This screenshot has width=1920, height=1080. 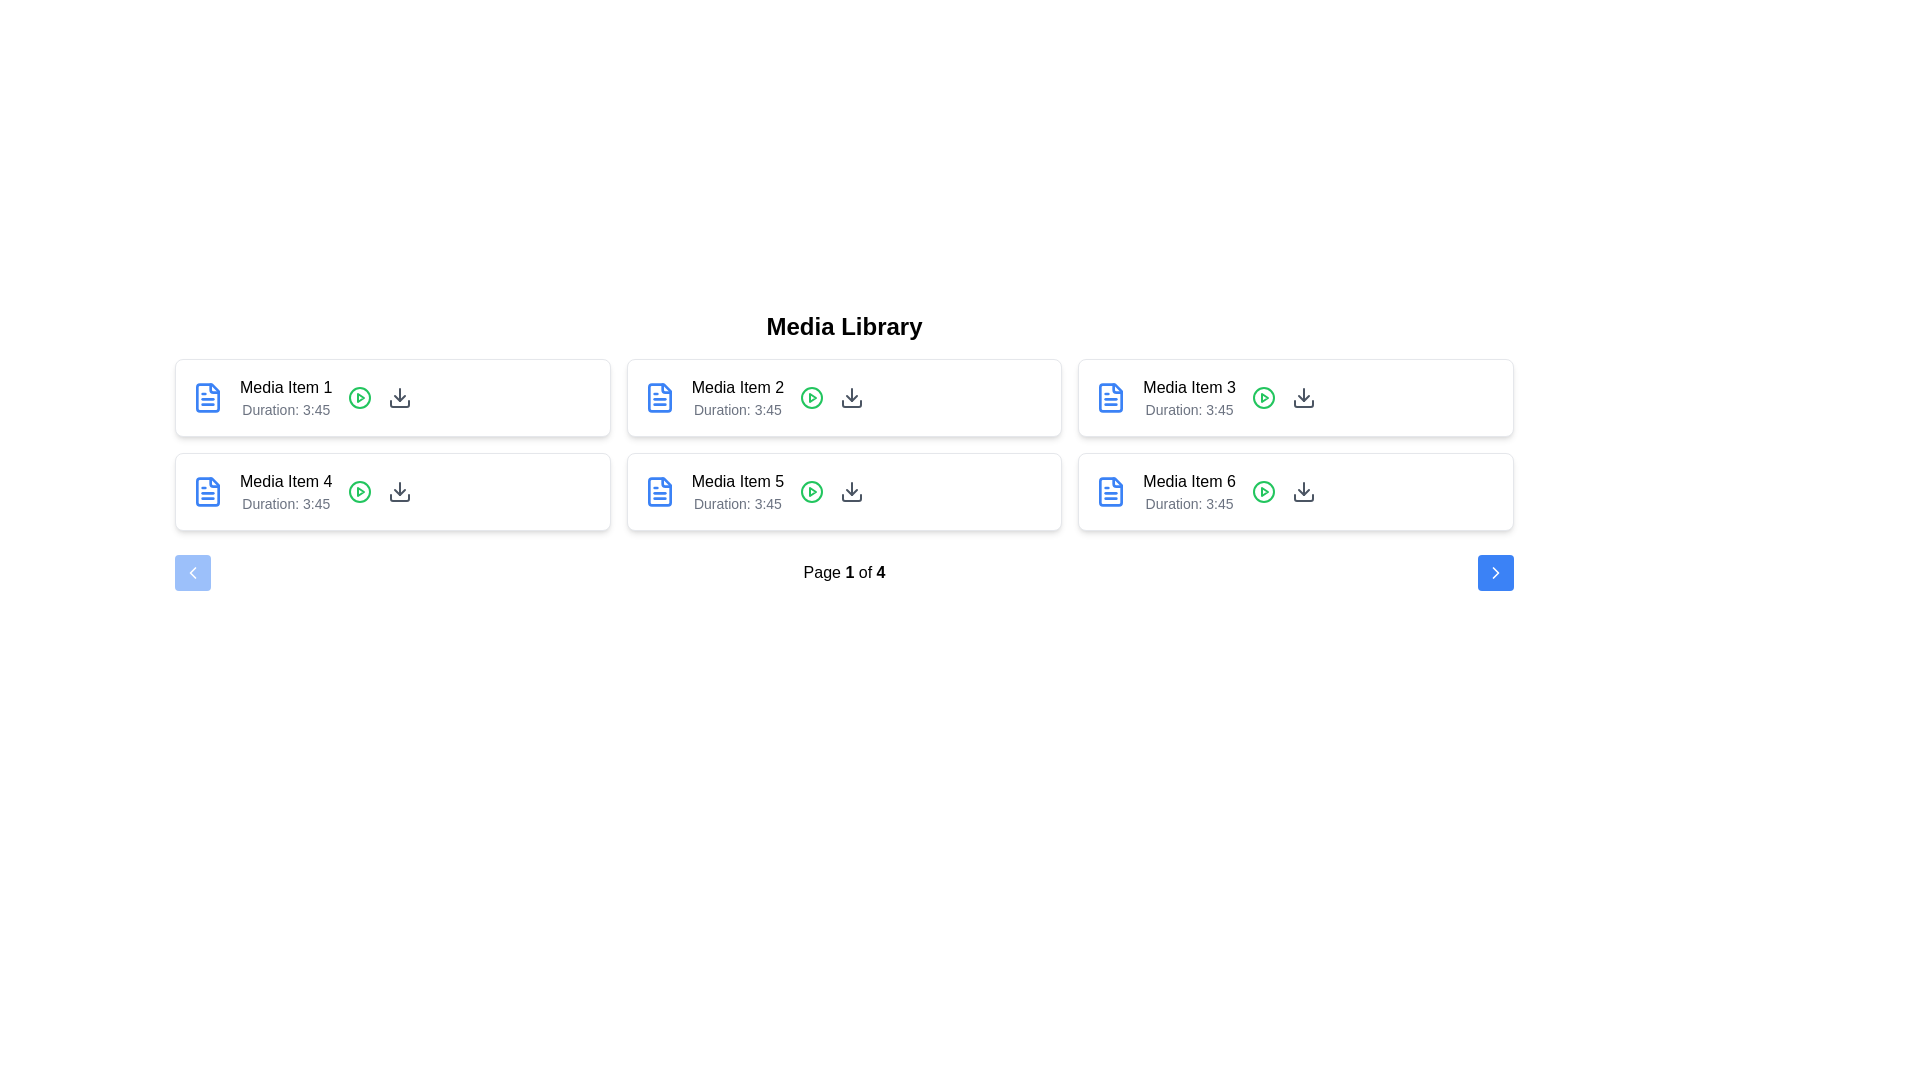 What do you see at coordinates (1262, 492) in the screenshot?
I see `the green circular play button located within 'Media Item 6' card, positioned to the left of the download button` at bounding box center [1262, 492].